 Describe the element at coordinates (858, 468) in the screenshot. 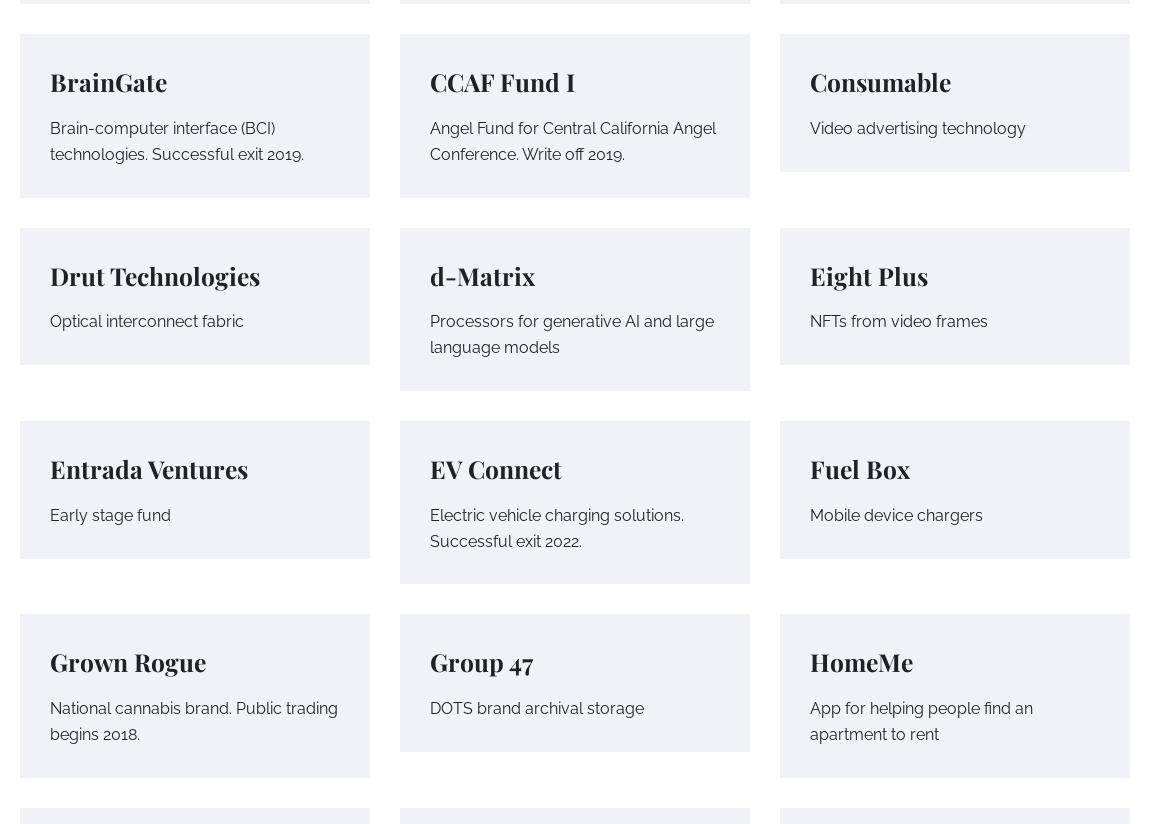

I see `'Fuel Box'` at that location.